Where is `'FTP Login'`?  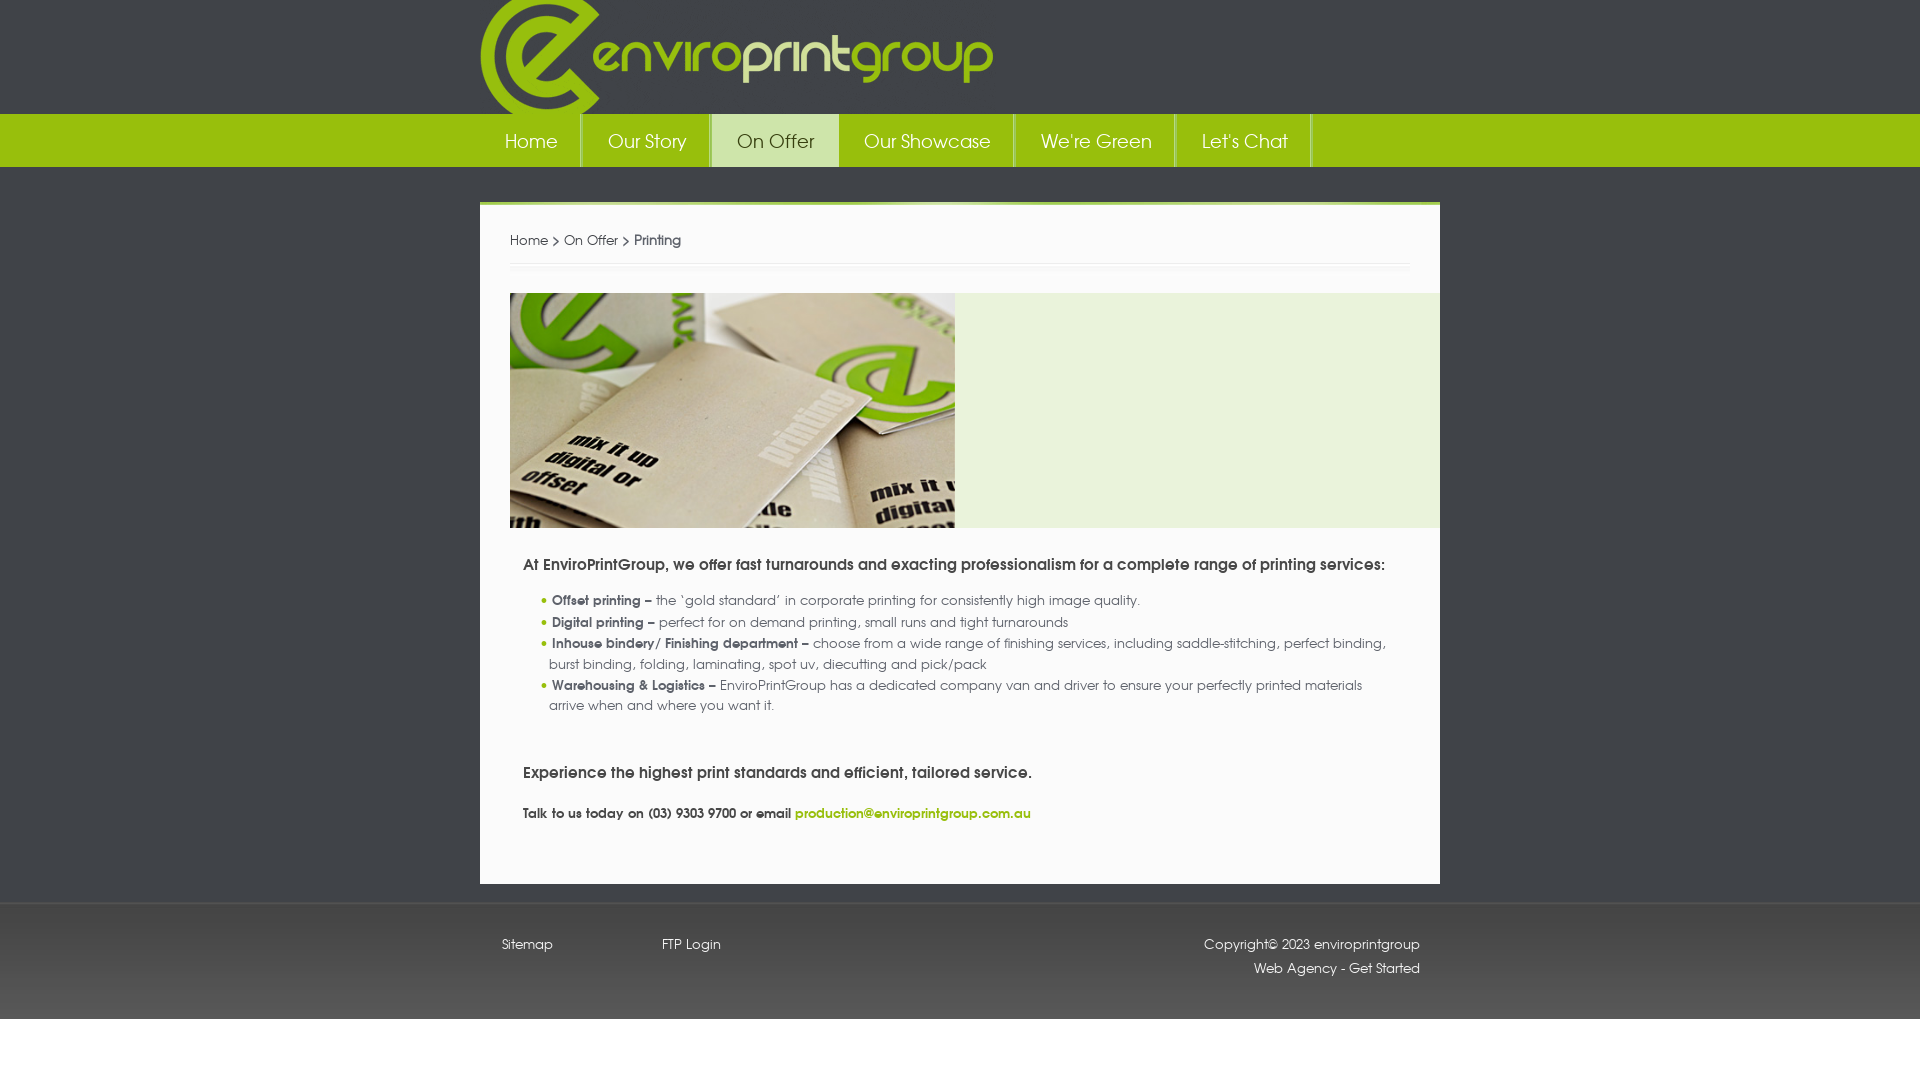 'FTP Login' is located at coordinates (691, 943).